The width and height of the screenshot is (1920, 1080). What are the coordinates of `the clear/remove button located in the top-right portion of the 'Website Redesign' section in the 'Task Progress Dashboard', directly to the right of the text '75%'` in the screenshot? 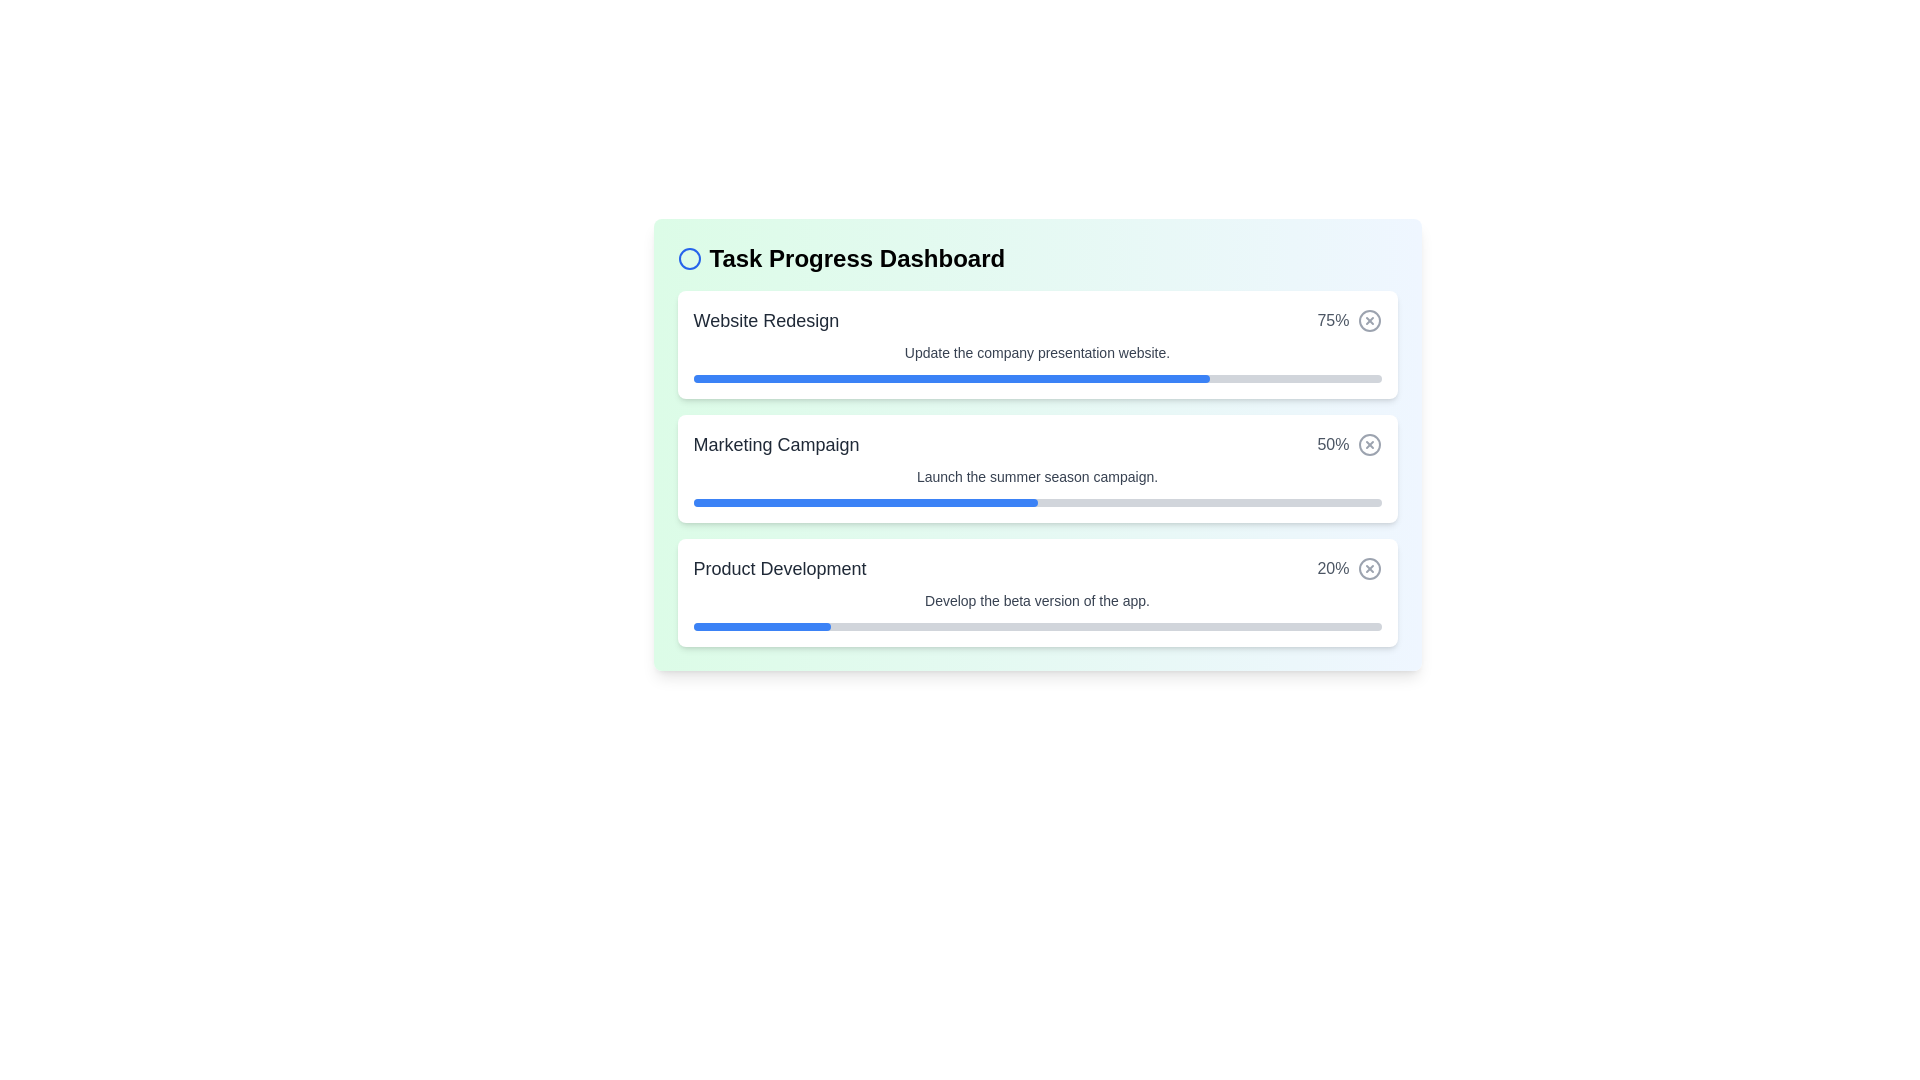 It's located at (1368, 319).